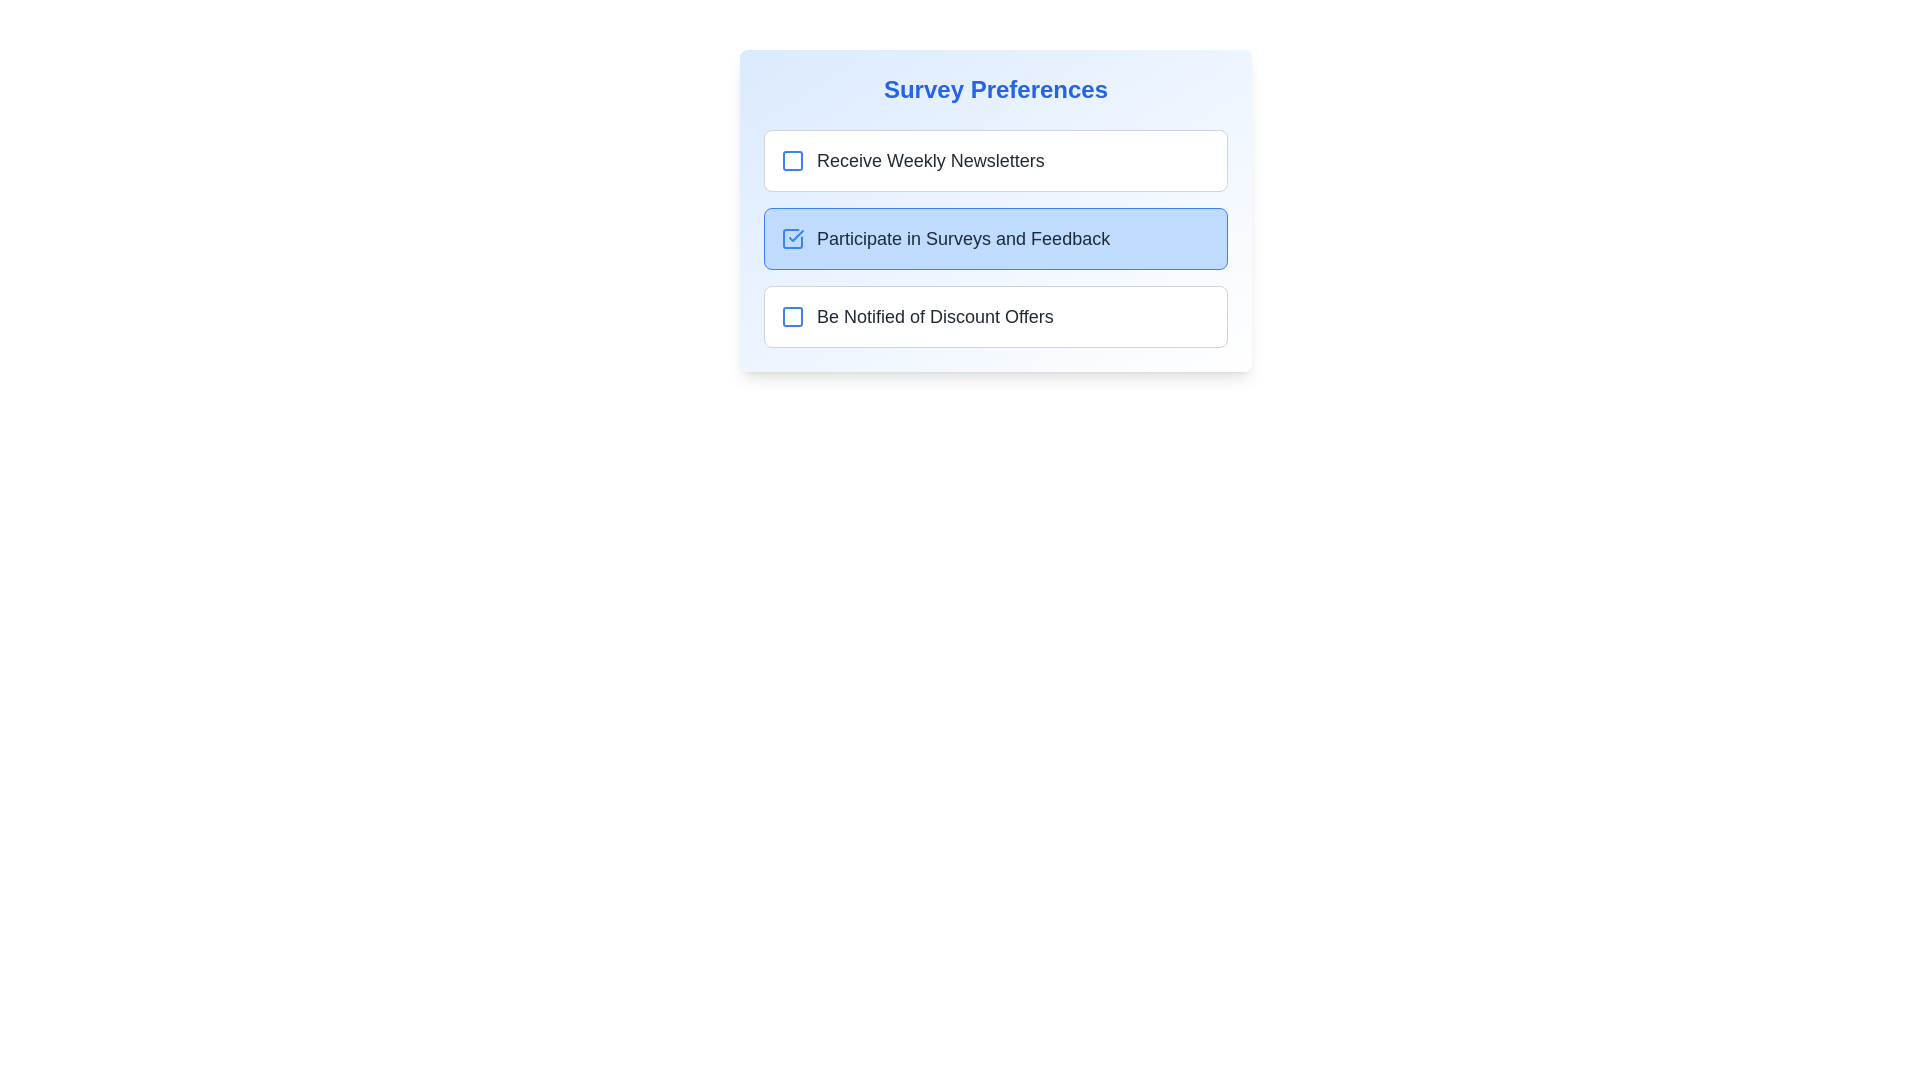 Image resolution: width=1920 pixels, height=1080 pixels. I want to click on the checkbox located to the left of the text 'Be Notified of Discount Offers', so click(791, 315).